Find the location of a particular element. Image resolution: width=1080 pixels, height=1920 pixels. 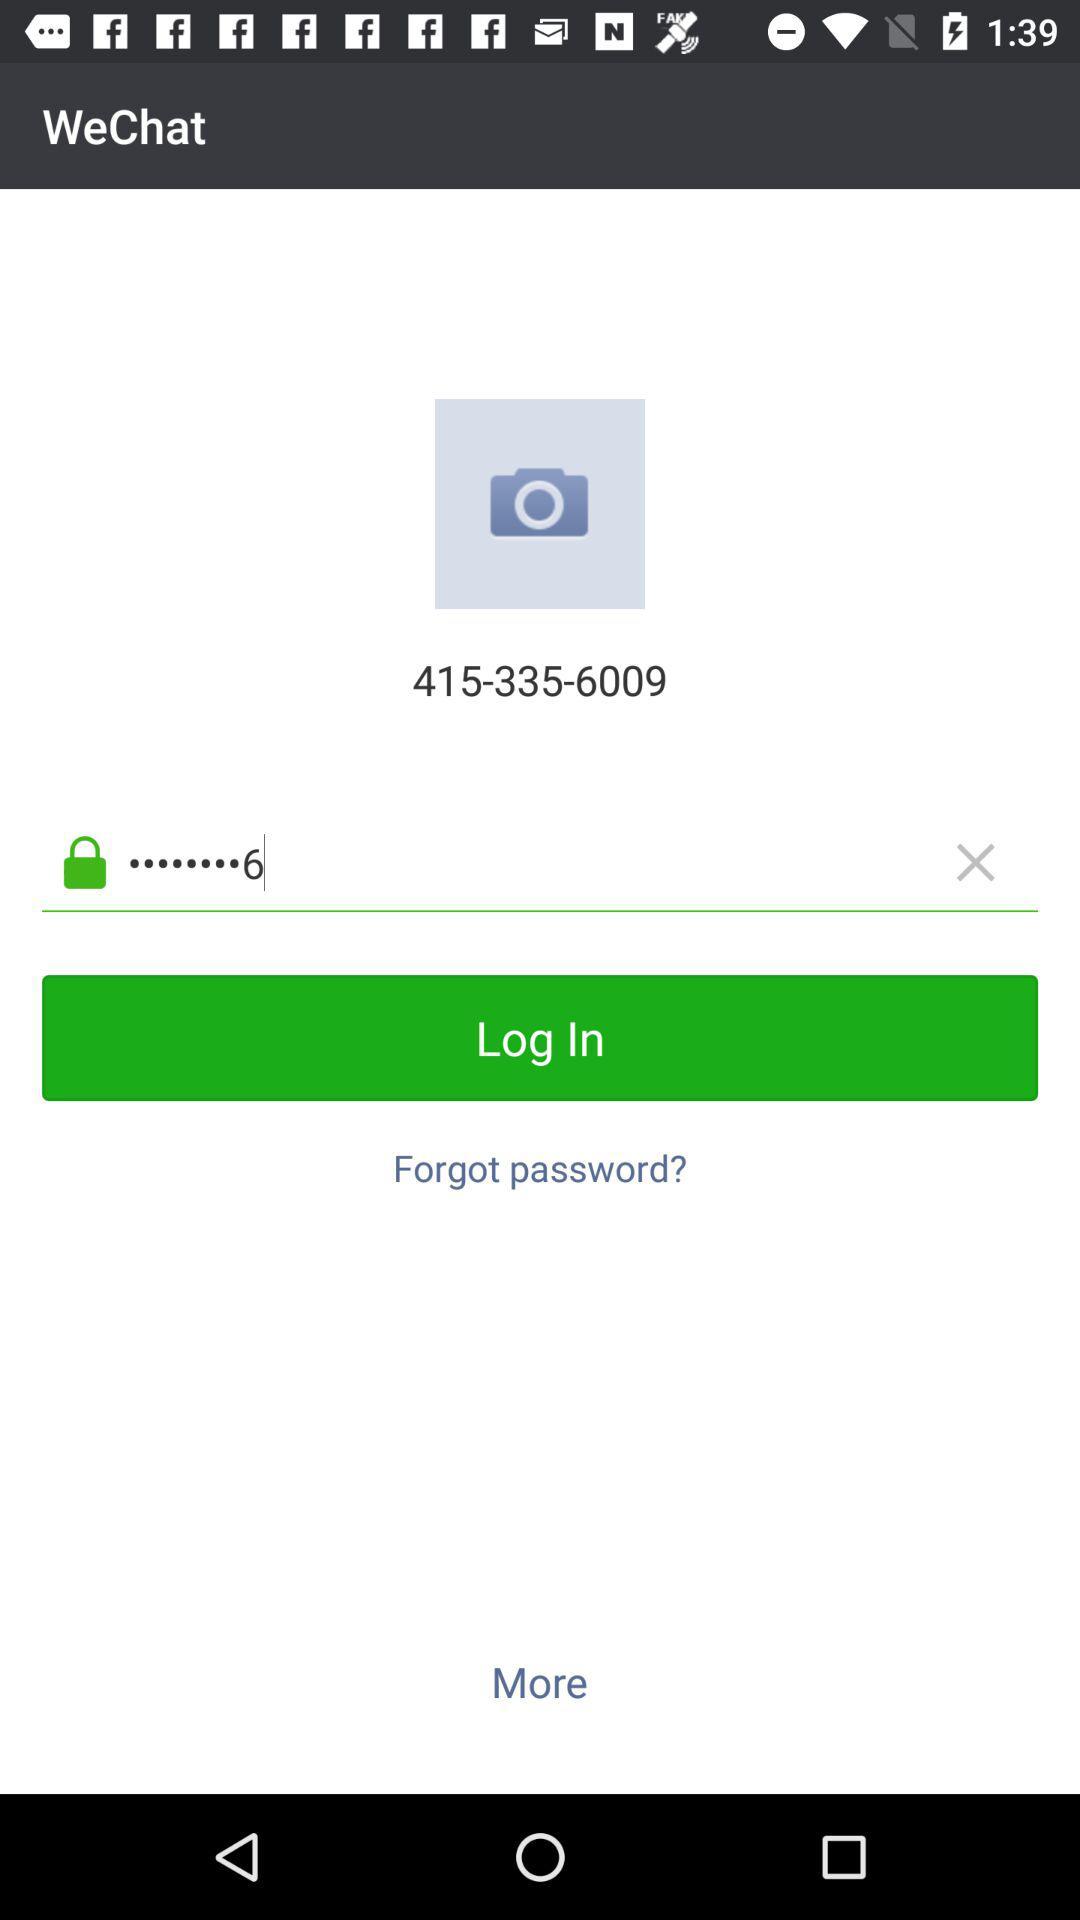

button below the forgot password? button is located at coordinates (538, 1680).